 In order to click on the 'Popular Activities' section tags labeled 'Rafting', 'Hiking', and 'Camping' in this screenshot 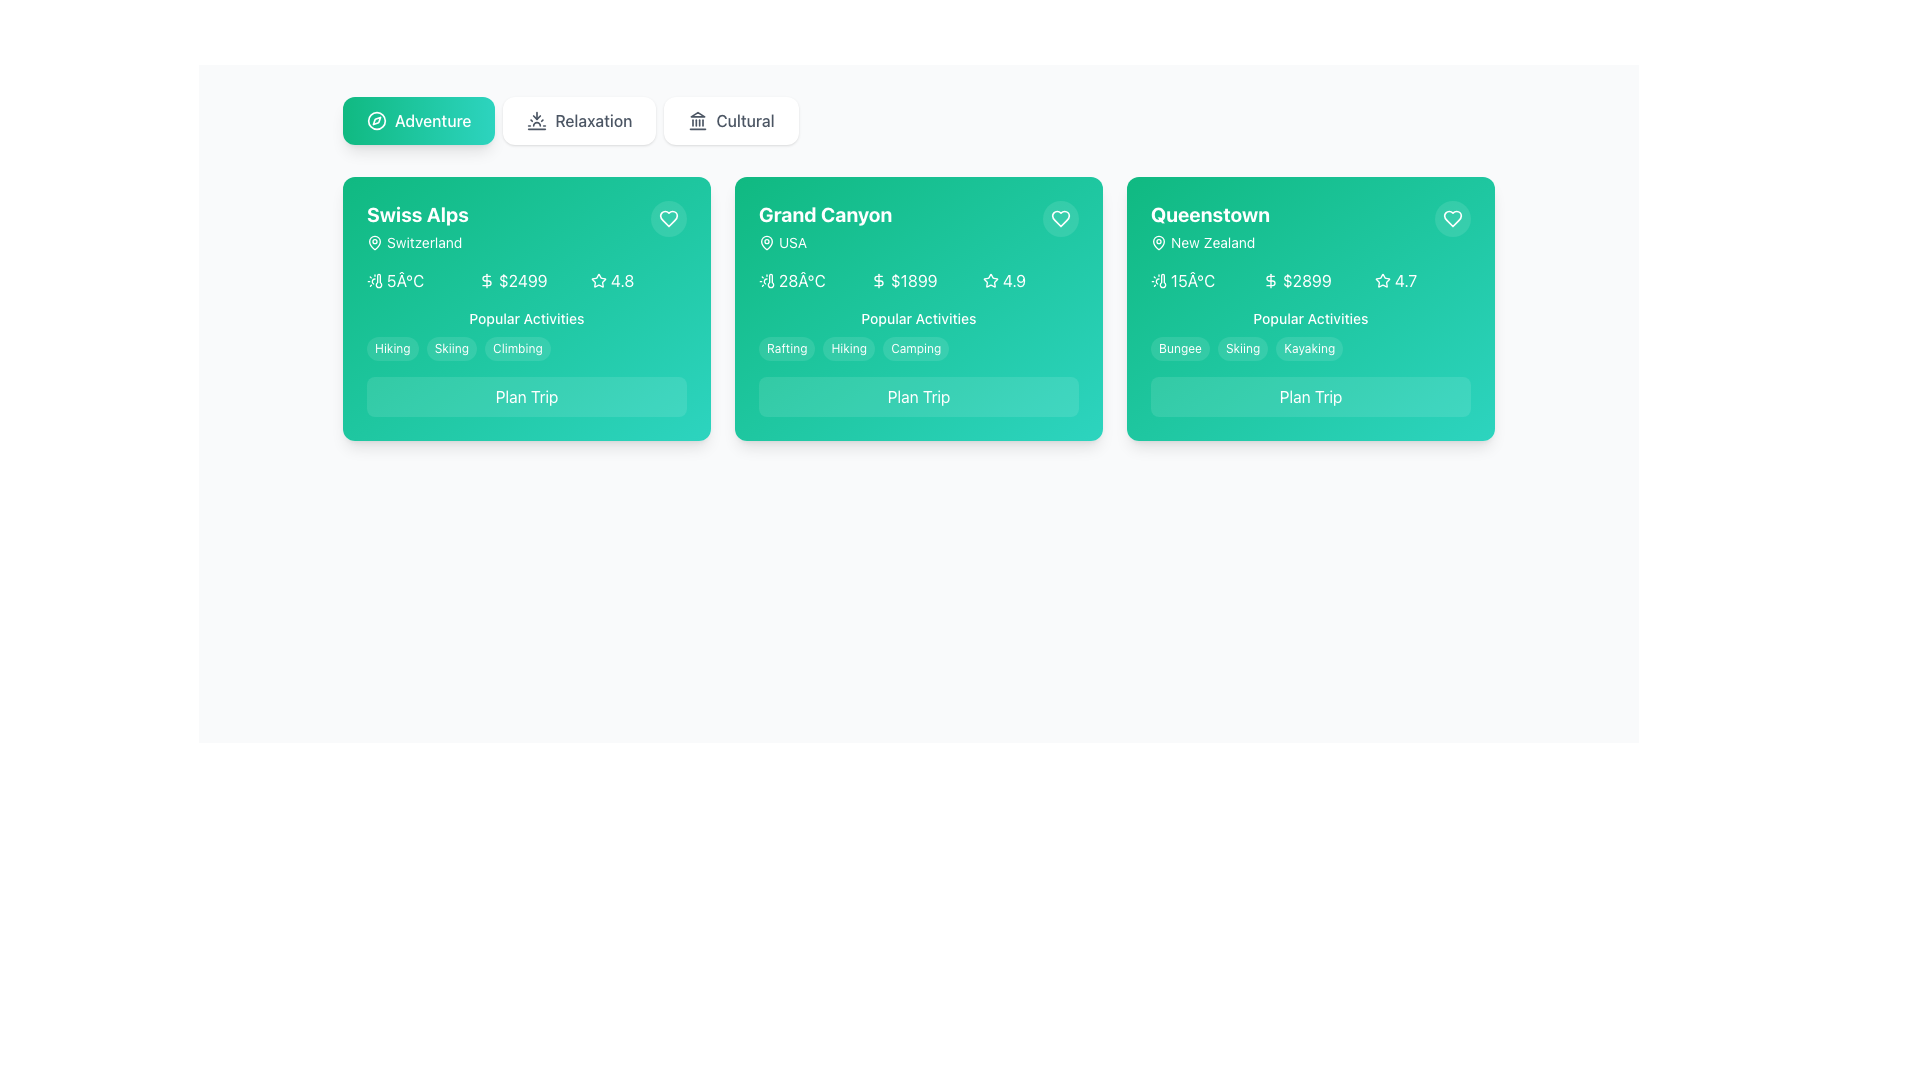, I will do `click(917, 334)`.